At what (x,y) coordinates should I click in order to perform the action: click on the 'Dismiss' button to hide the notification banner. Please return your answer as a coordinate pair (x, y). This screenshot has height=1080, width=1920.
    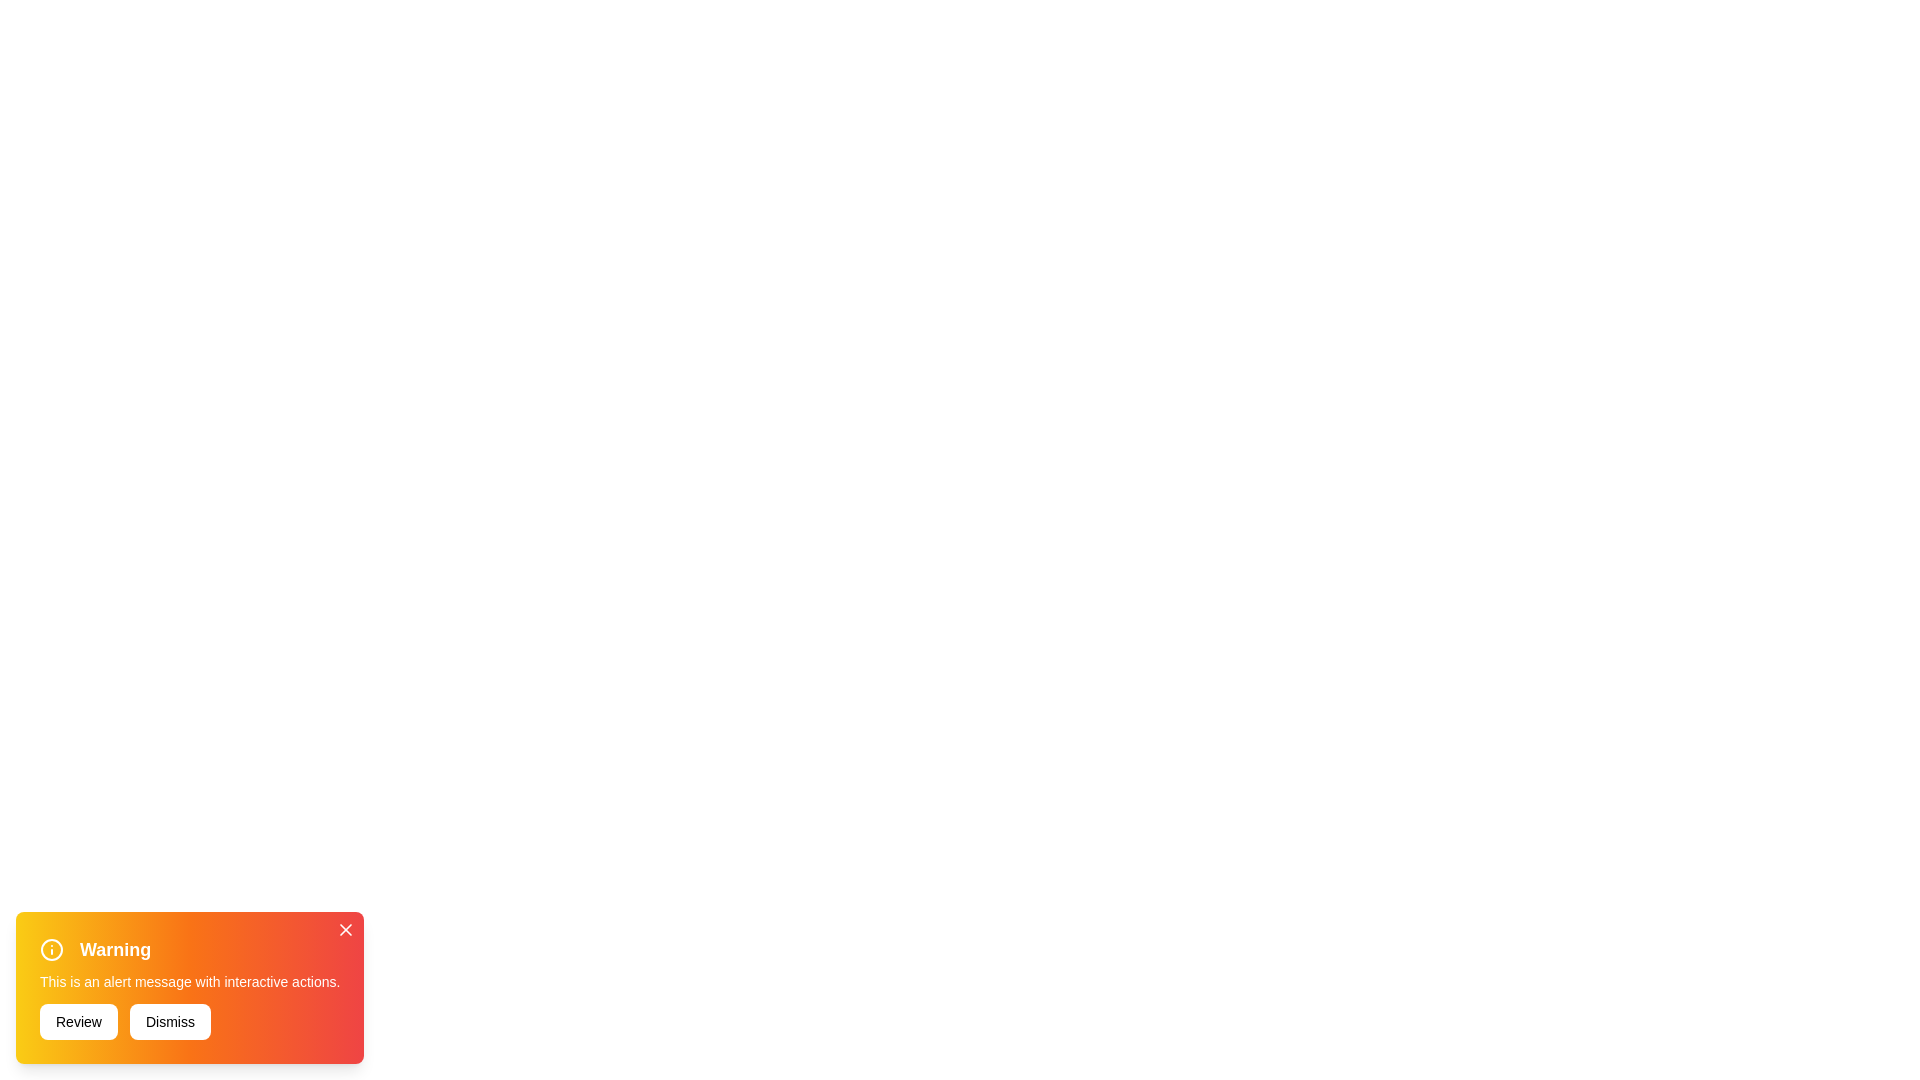
    Looking at the image, I should click on (170, 1022).